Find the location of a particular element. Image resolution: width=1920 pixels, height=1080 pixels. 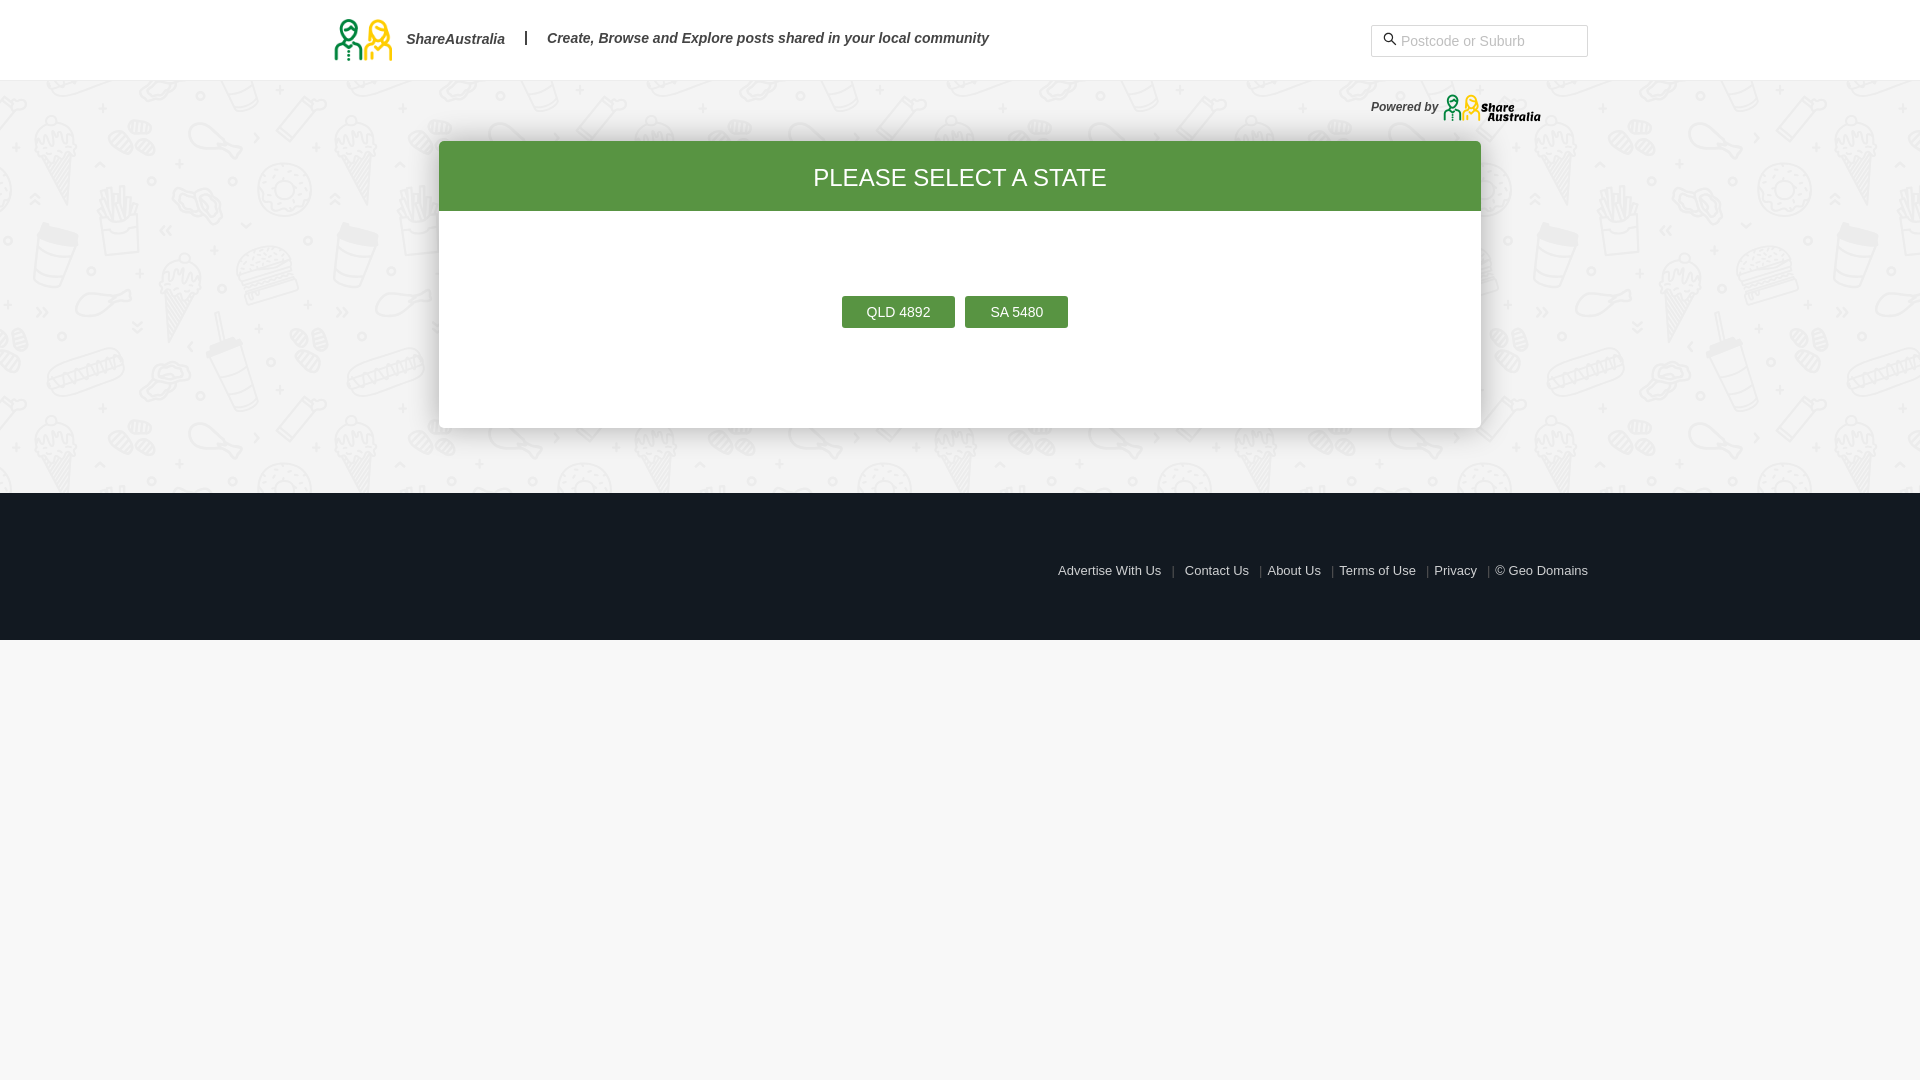

'SA 5480' is located at coordinates (1016, 312).